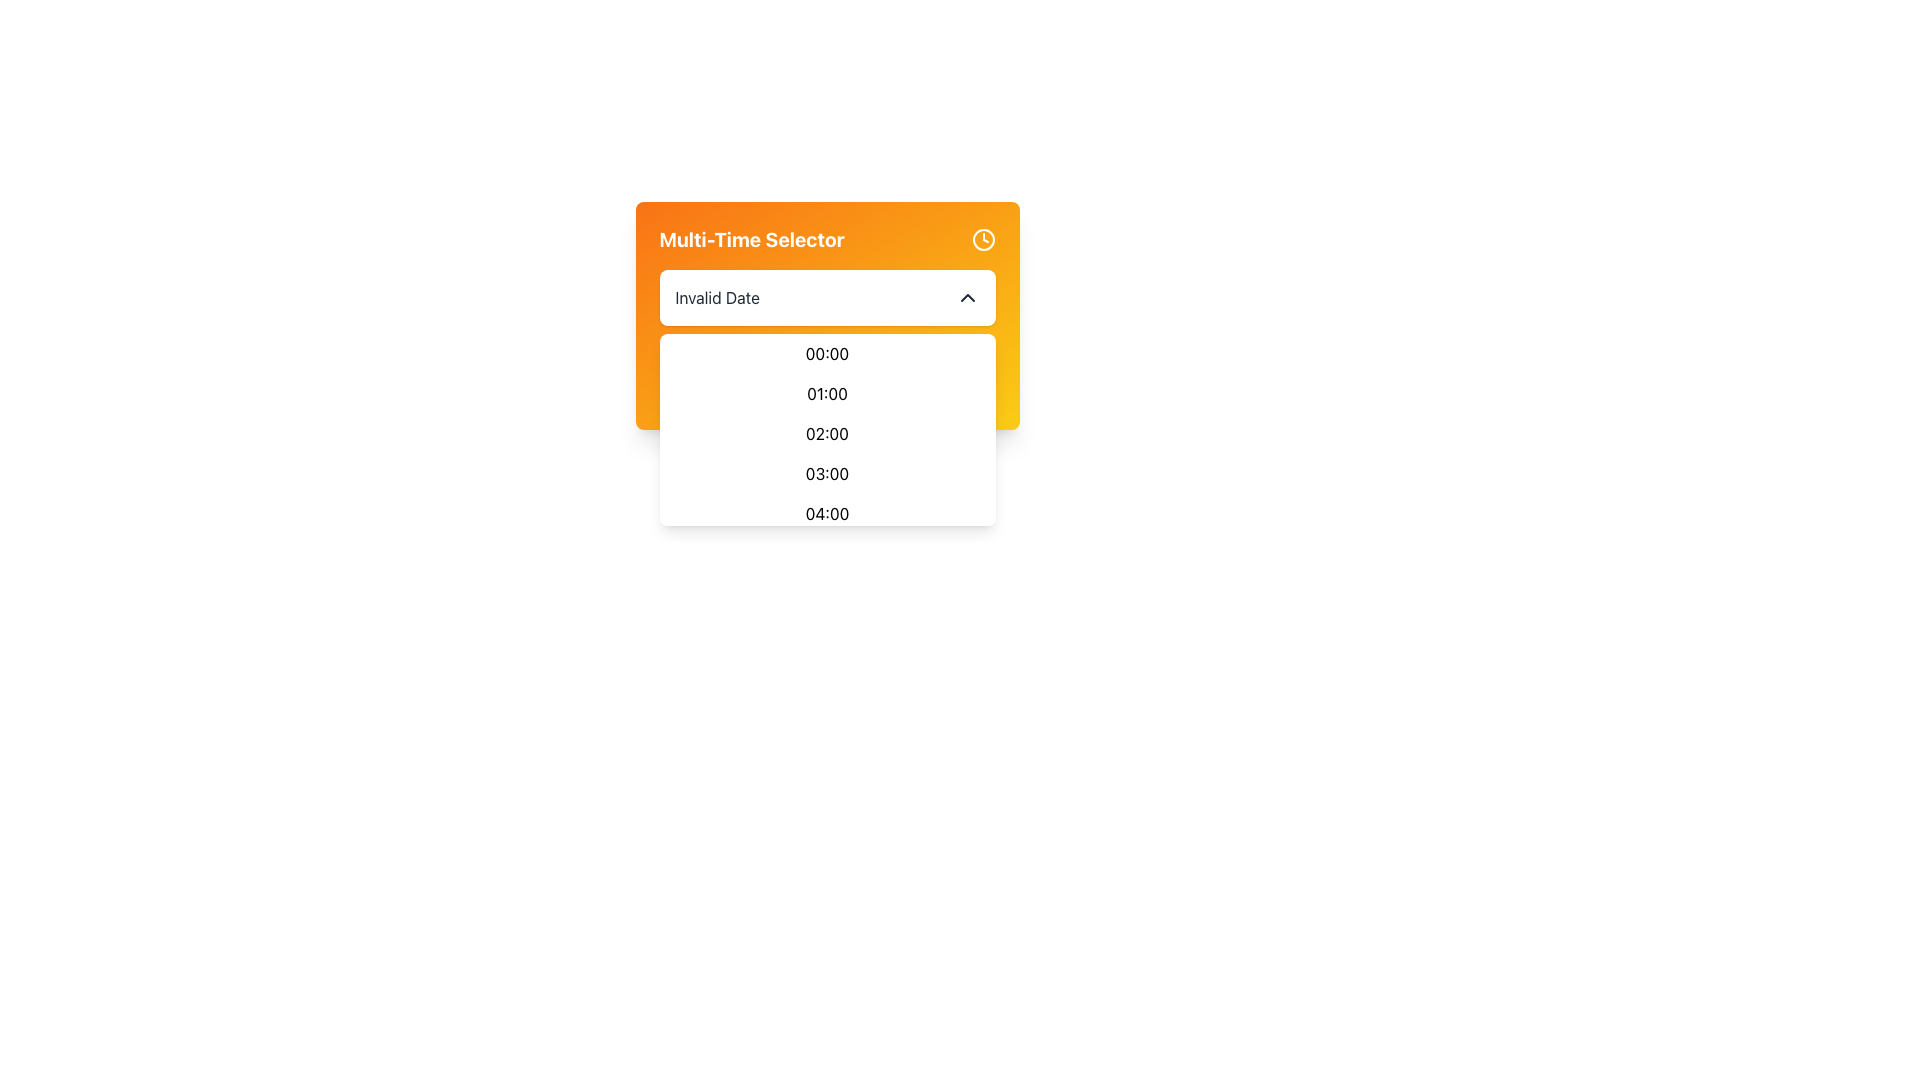  Describe the element at coordinates (827, 393) in the screenshot. I see `to select the time '01:00' from the dropdown list, which is visually represented by the string '01:00' in black text on a white background, as the second item in the list` at that location.